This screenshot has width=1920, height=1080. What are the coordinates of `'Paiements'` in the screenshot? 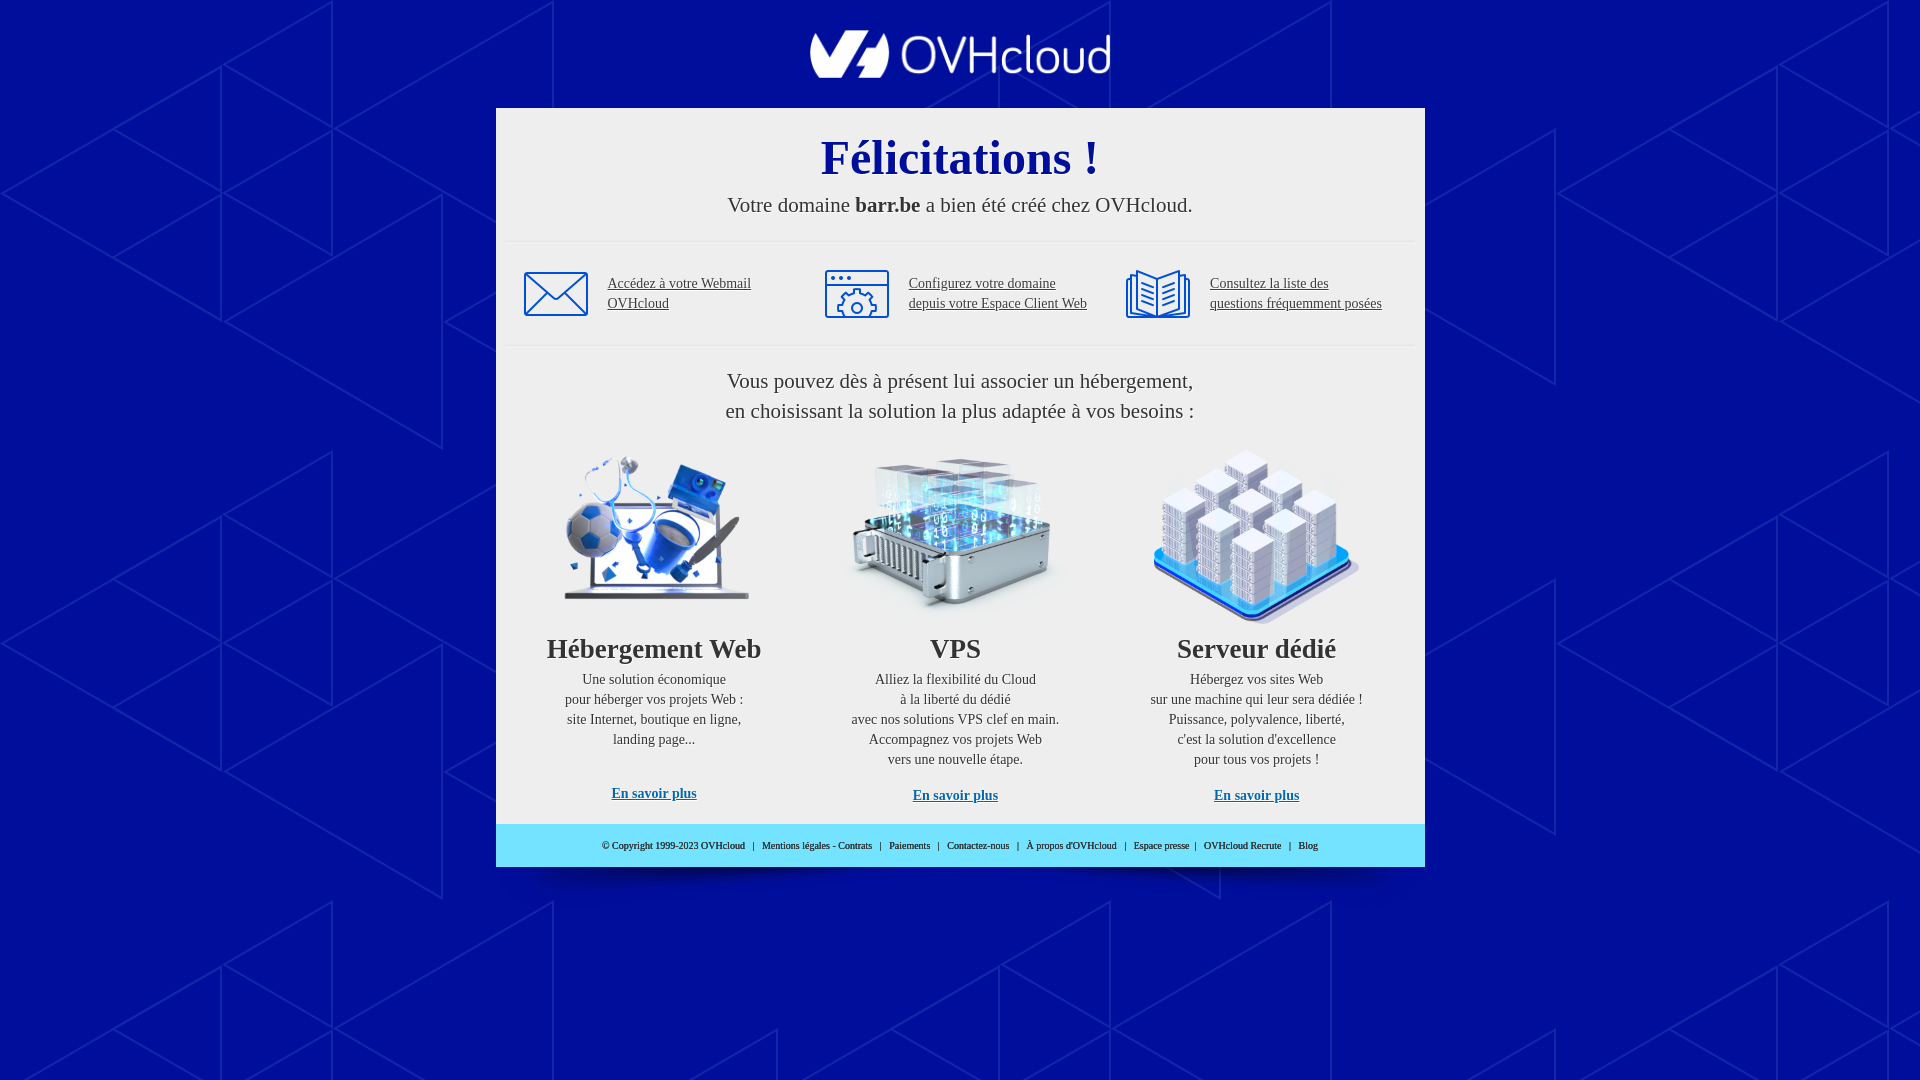 It's located at (908, 845).